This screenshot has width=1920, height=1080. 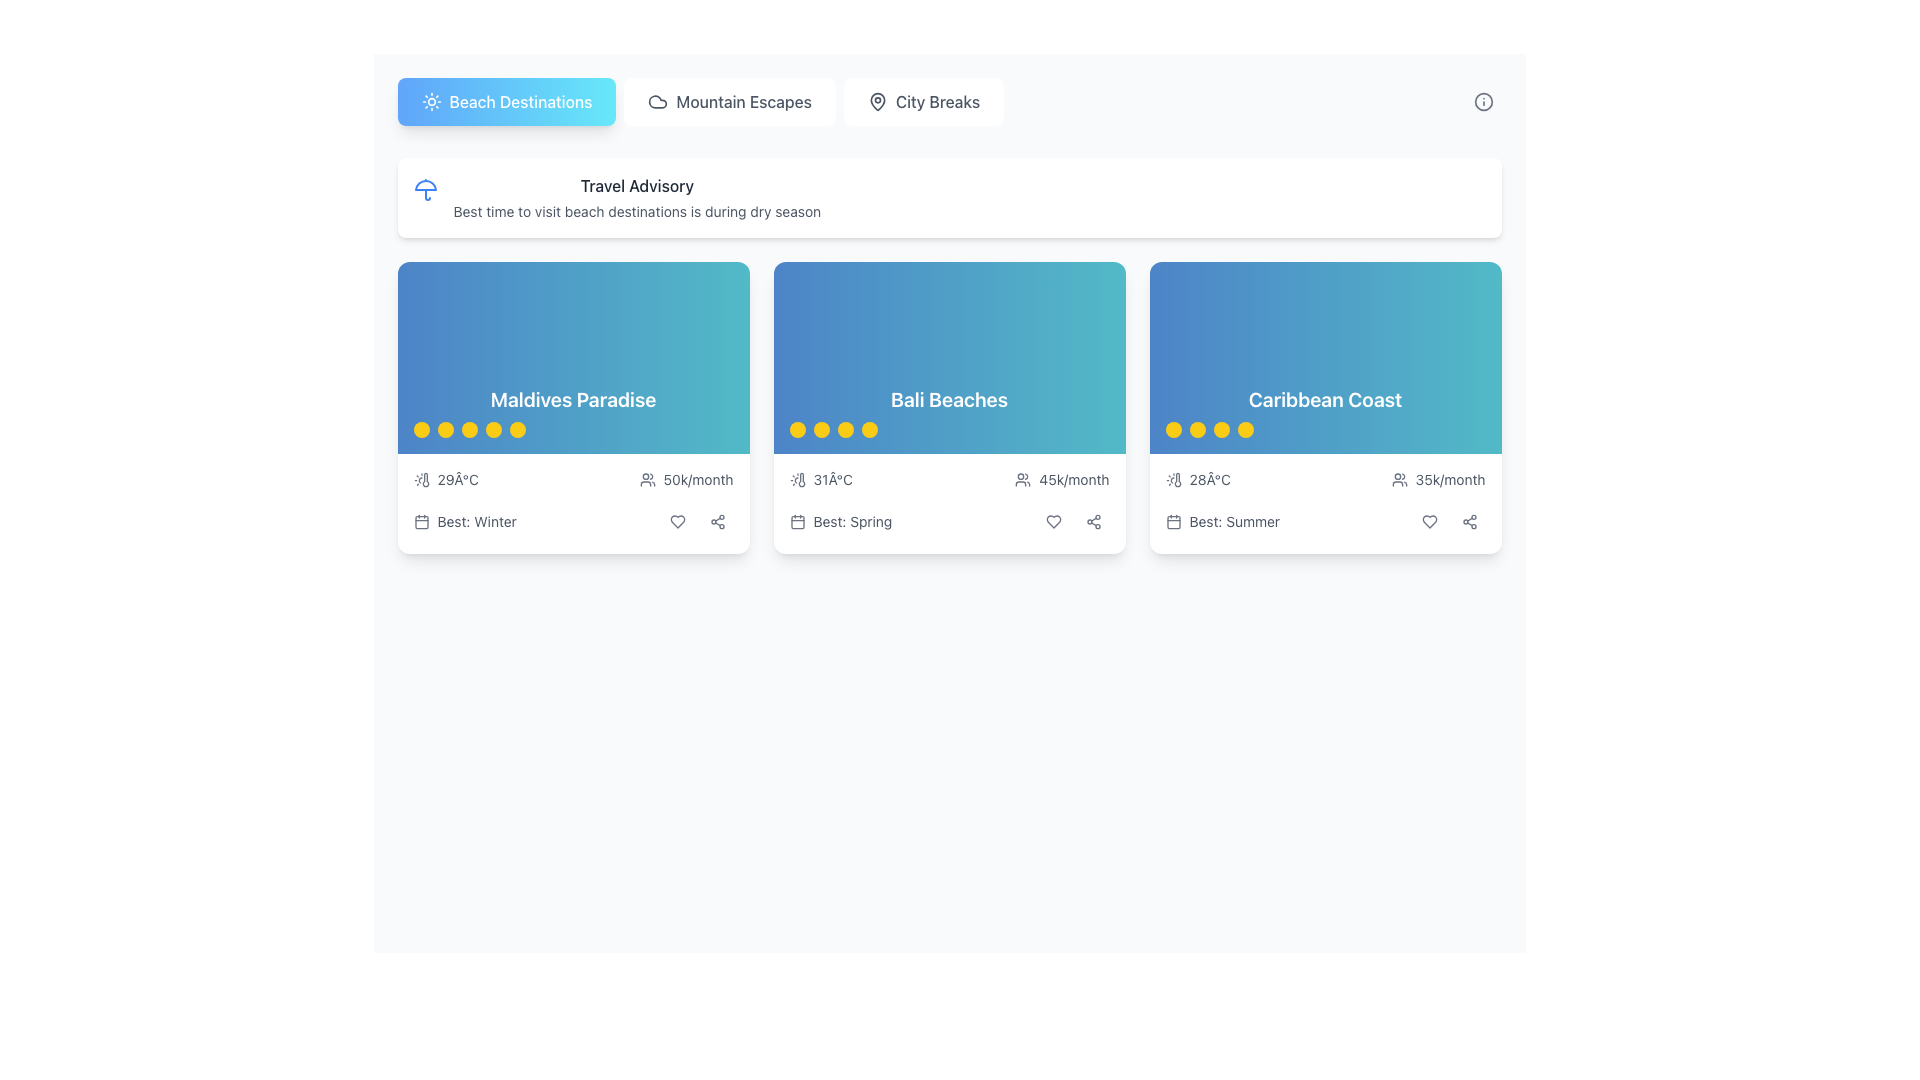 What do you see at coordinates (464, 520) in the screenshot?
I see `the Text with Icon Pair that displays 'Best: Winter' located below the 'Maldives Paradise' section` at bounding box center [464, 520].